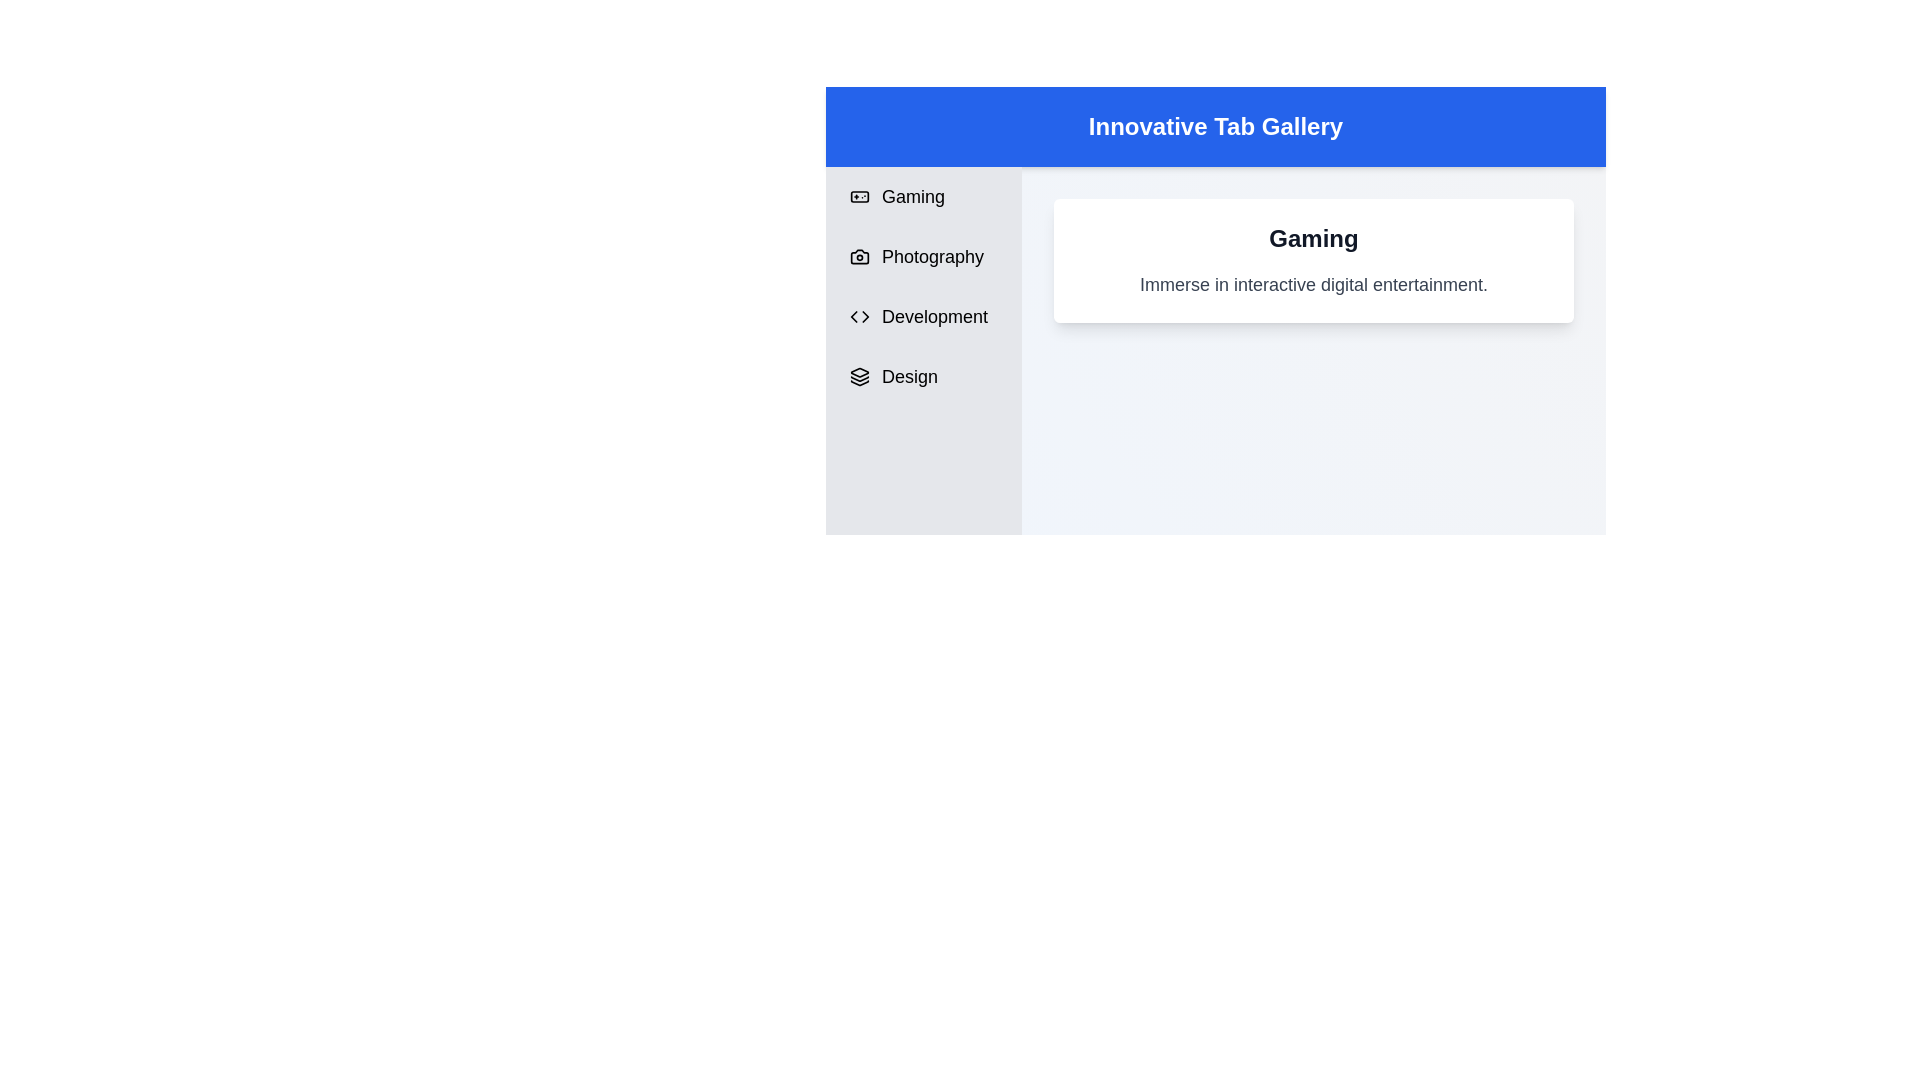  Describe the element at coordinates (1214, 127) in the screenshot. I see `the center of the header labeled 'Innovative Tab Gallery'` at that location.